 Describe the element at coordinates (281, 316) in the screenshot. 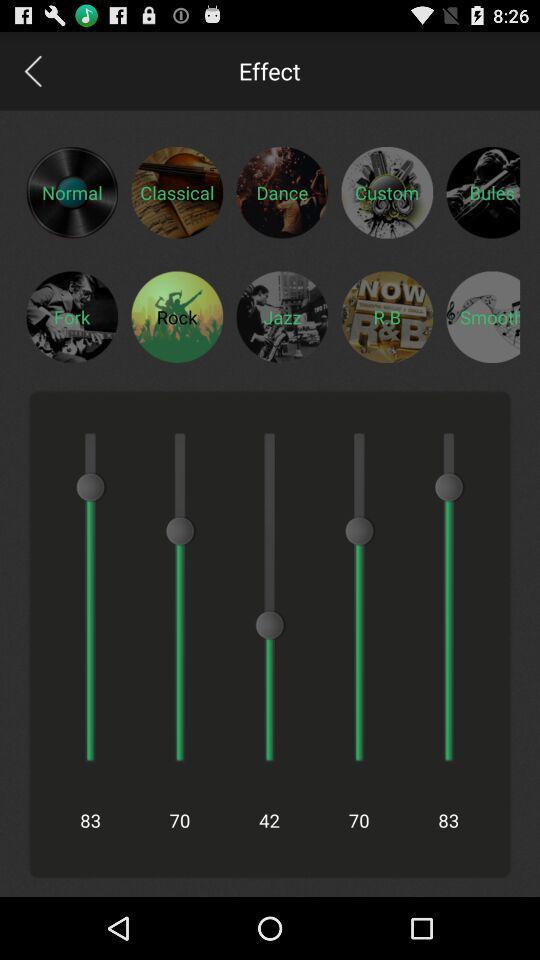

I see `effect` at that location.